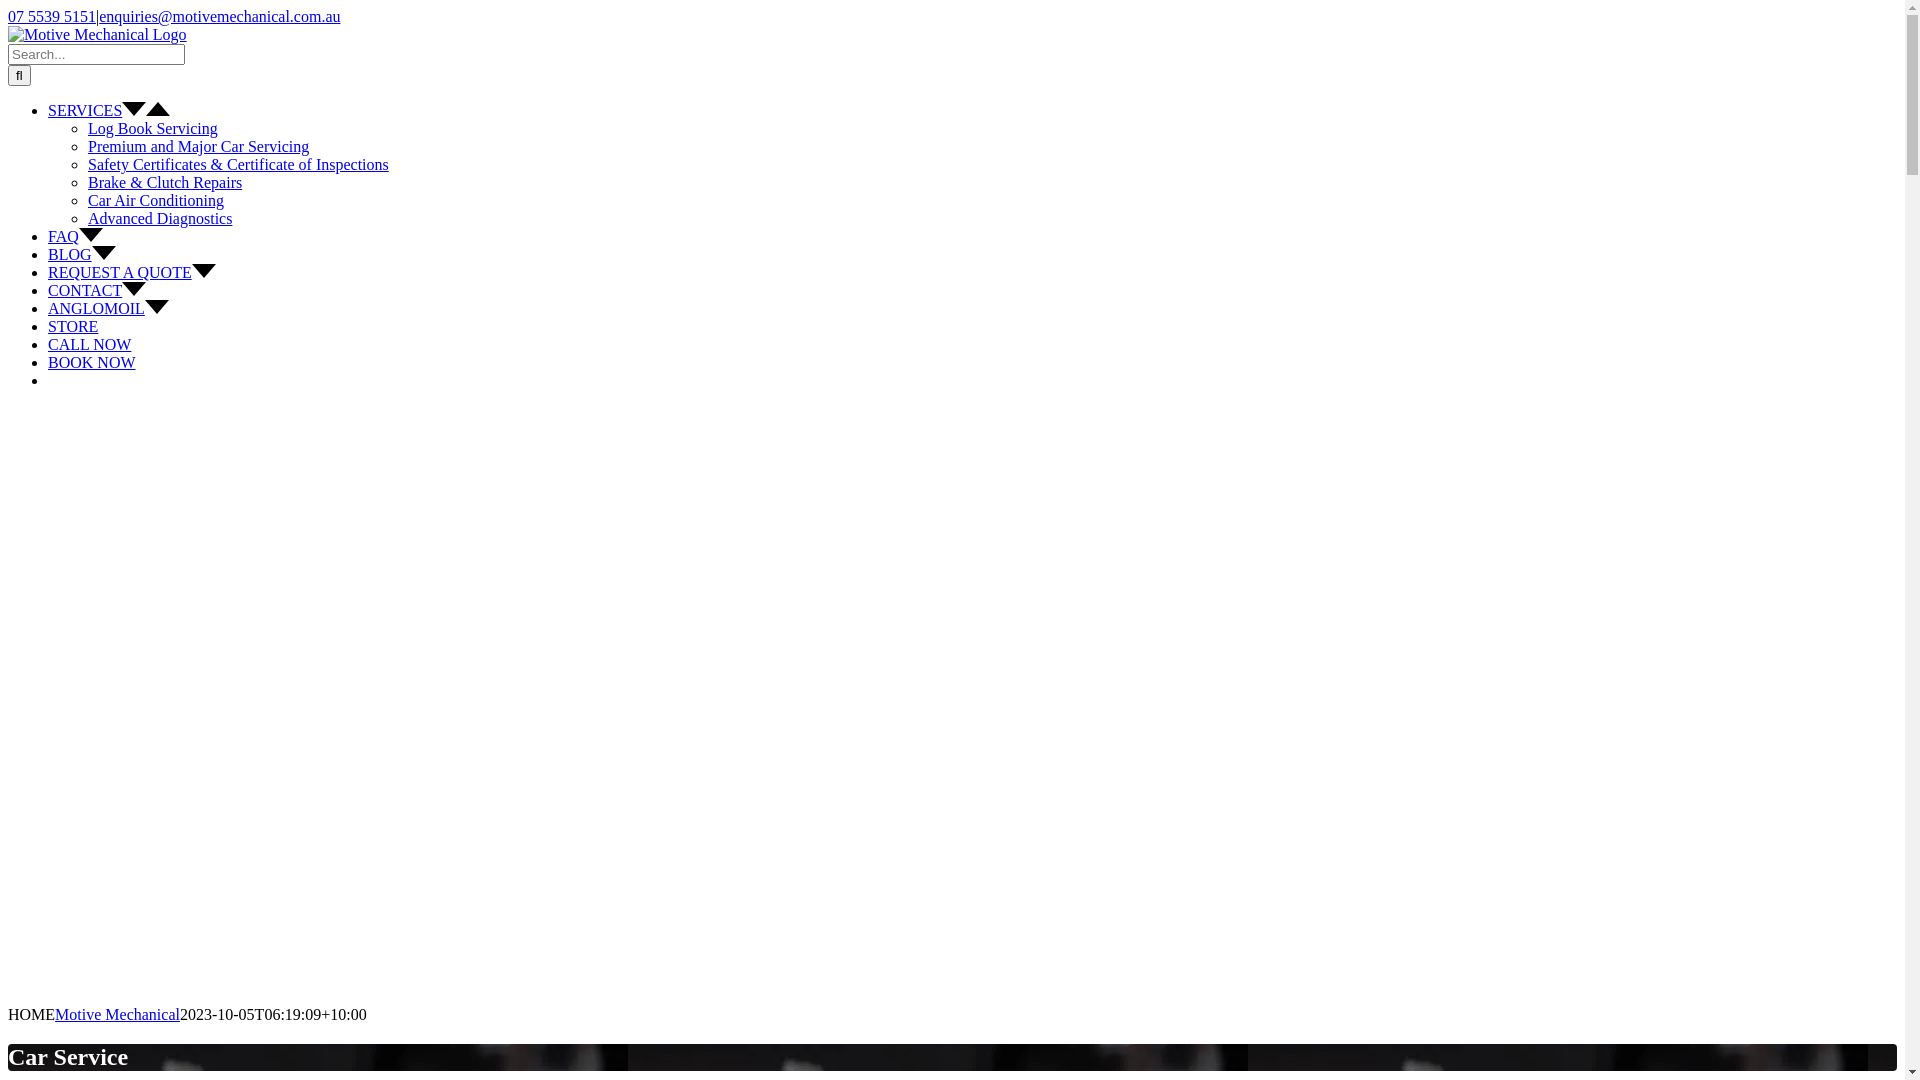  What do you see at coordinates (88, 343) in the screenshot?
I see `'CALL NOW'` at bounding box center [88, 343].